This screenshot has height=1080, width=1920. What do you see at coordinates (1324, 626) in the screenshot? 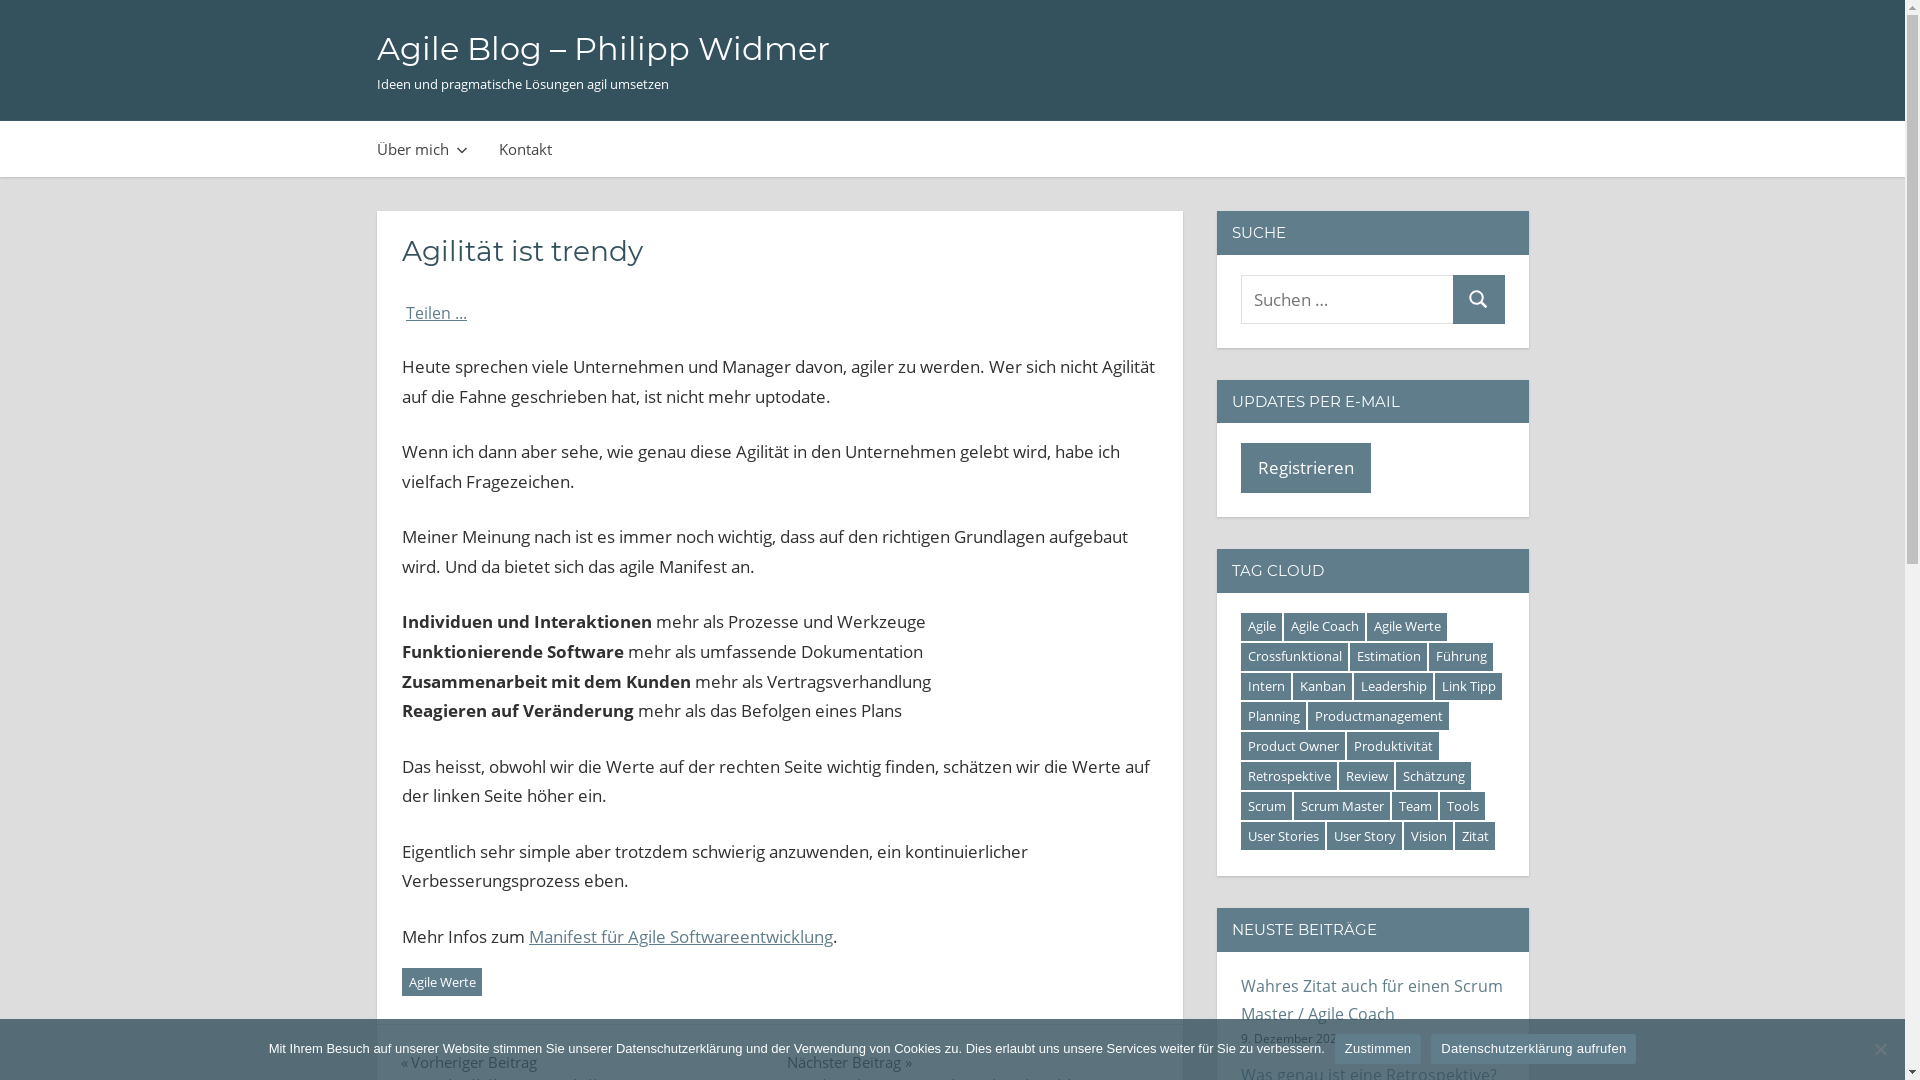
I see `'Agile Coach'` at bounding box center [1324, 626].